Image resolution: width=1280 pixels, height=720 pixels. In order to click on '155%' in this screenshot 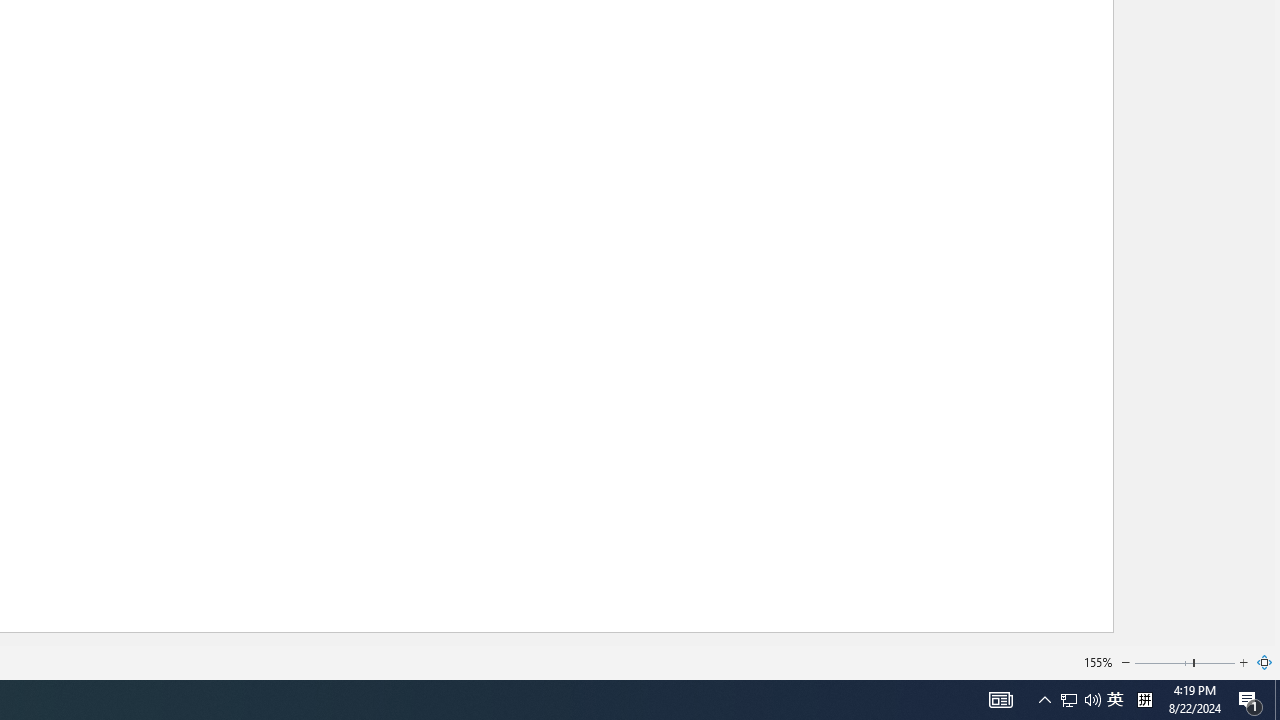, I will do `click(1097, 662)`.